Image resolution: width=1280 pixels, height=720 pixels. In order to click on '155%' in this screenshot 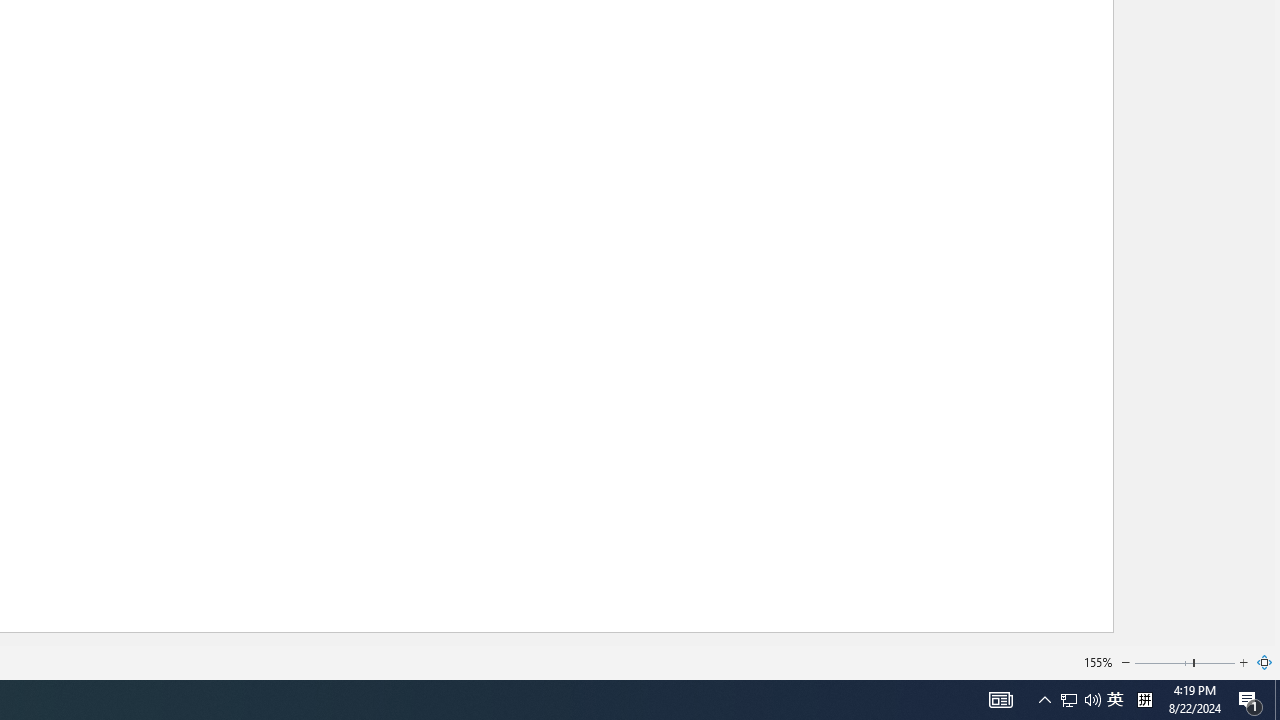, I will do `click(1097, 662)`.